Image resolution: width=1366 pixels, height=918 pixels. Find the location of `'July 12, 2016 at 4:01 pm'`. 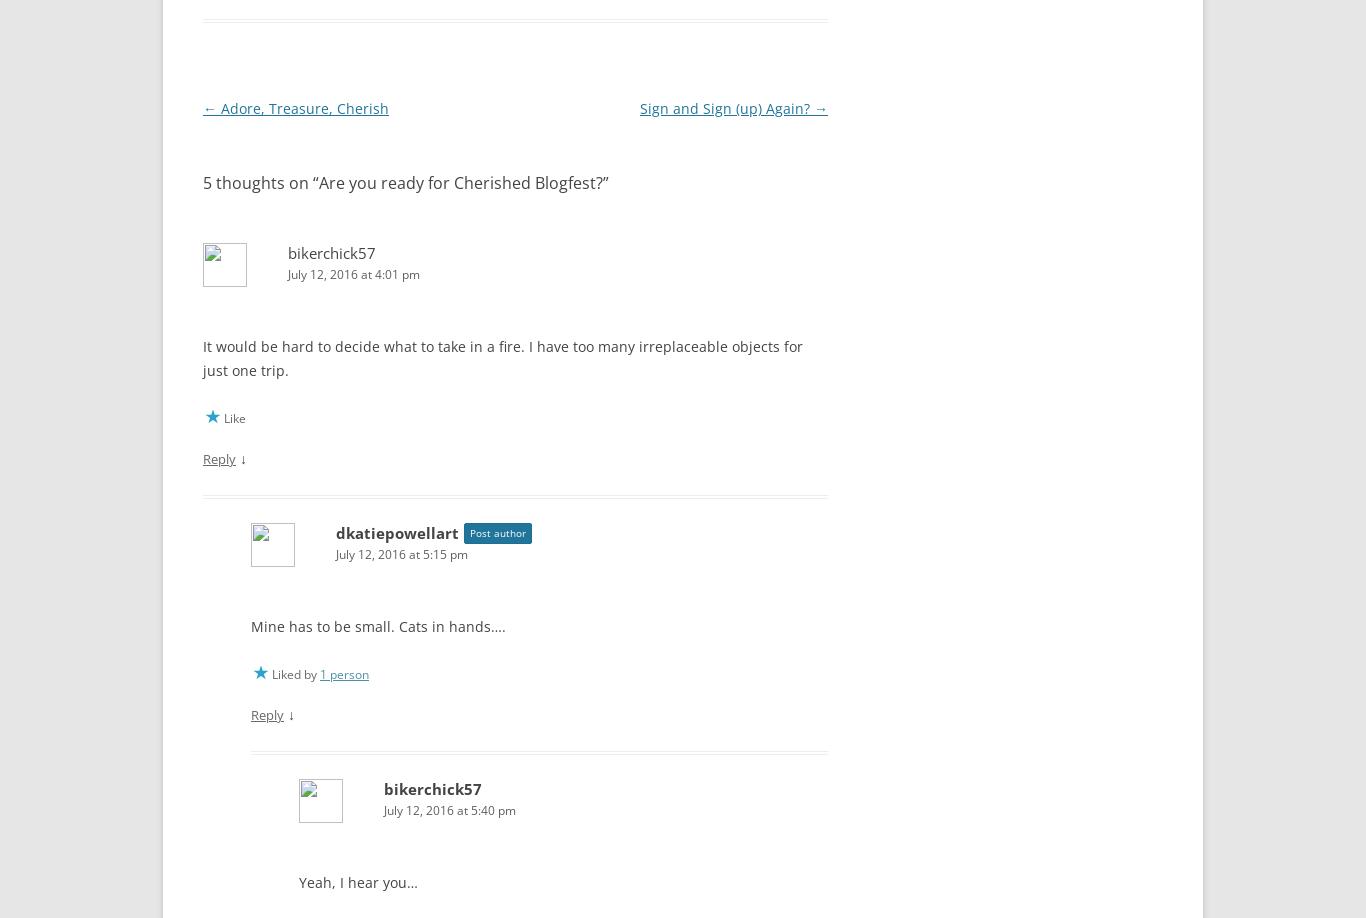

'July 12, 2016 at 4:01 pm' is located at coordinates (353, 267).